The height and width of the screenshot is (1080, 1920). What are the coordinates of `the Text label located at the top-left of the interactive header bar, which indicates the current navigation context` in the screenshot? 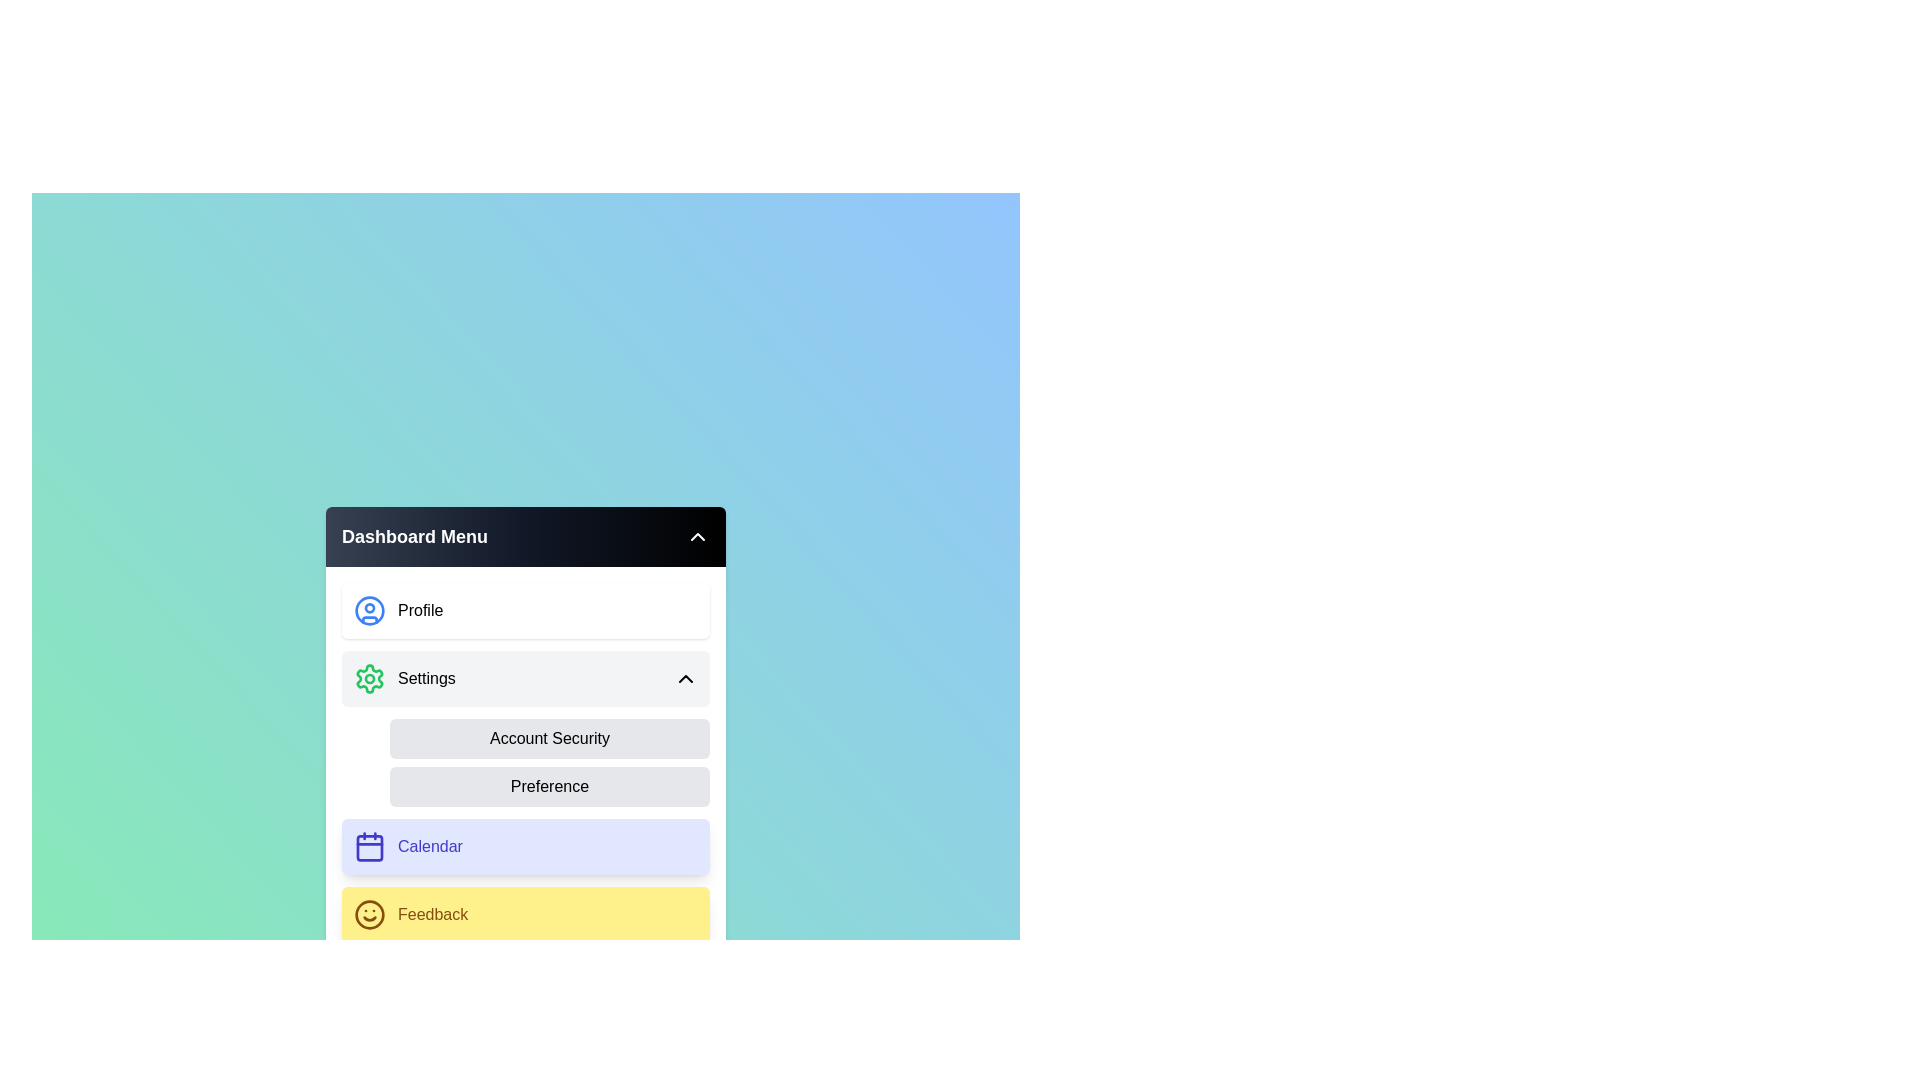 It's located at (414, 535).